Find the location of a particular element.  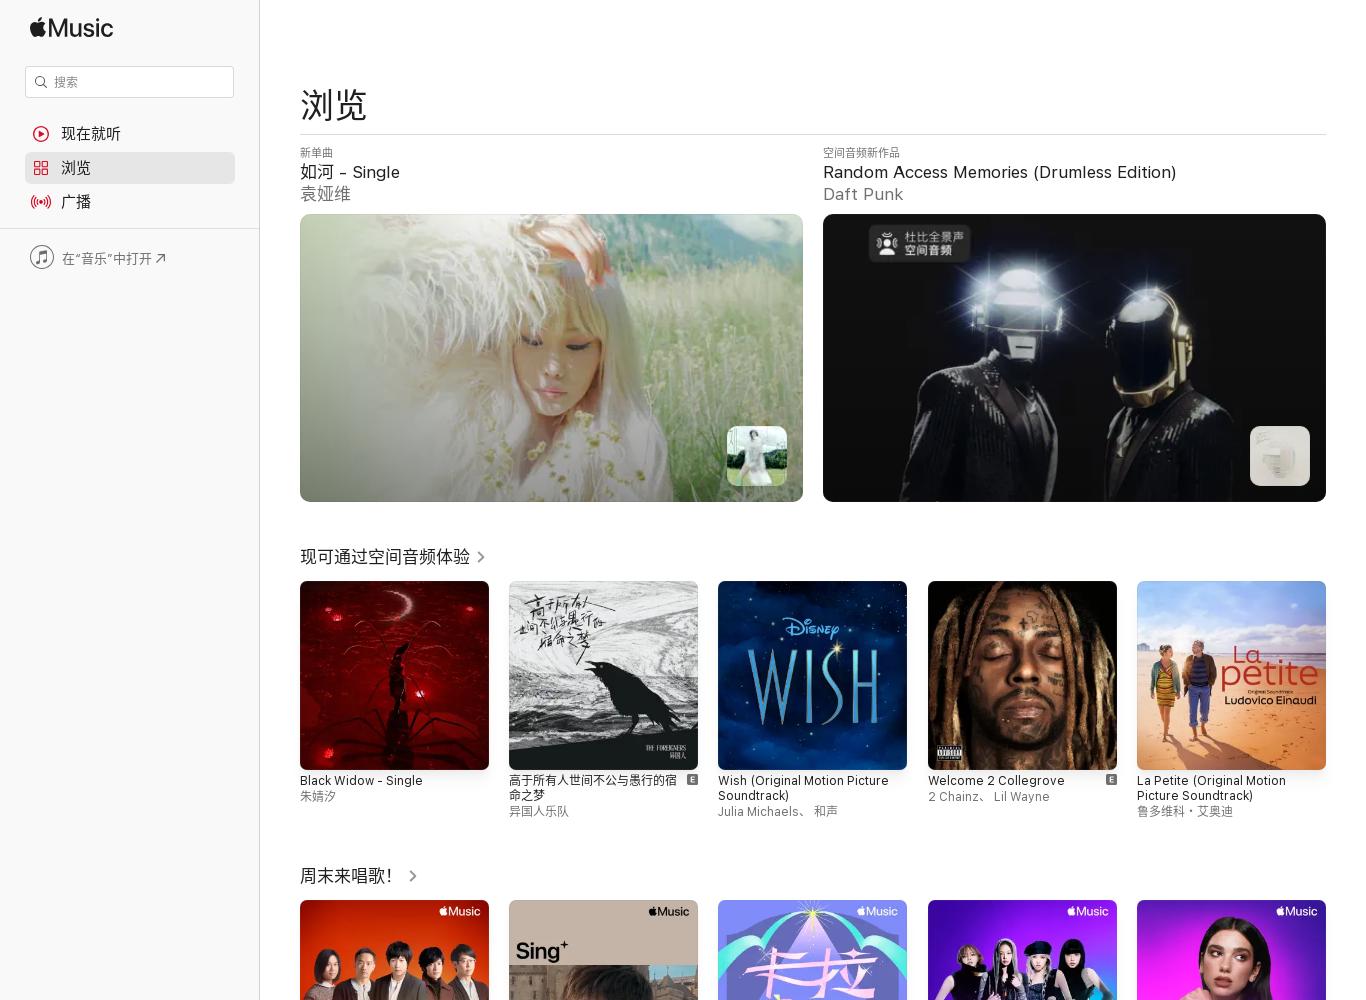

'Julia Michaels' is located at coordinates (717, 812).